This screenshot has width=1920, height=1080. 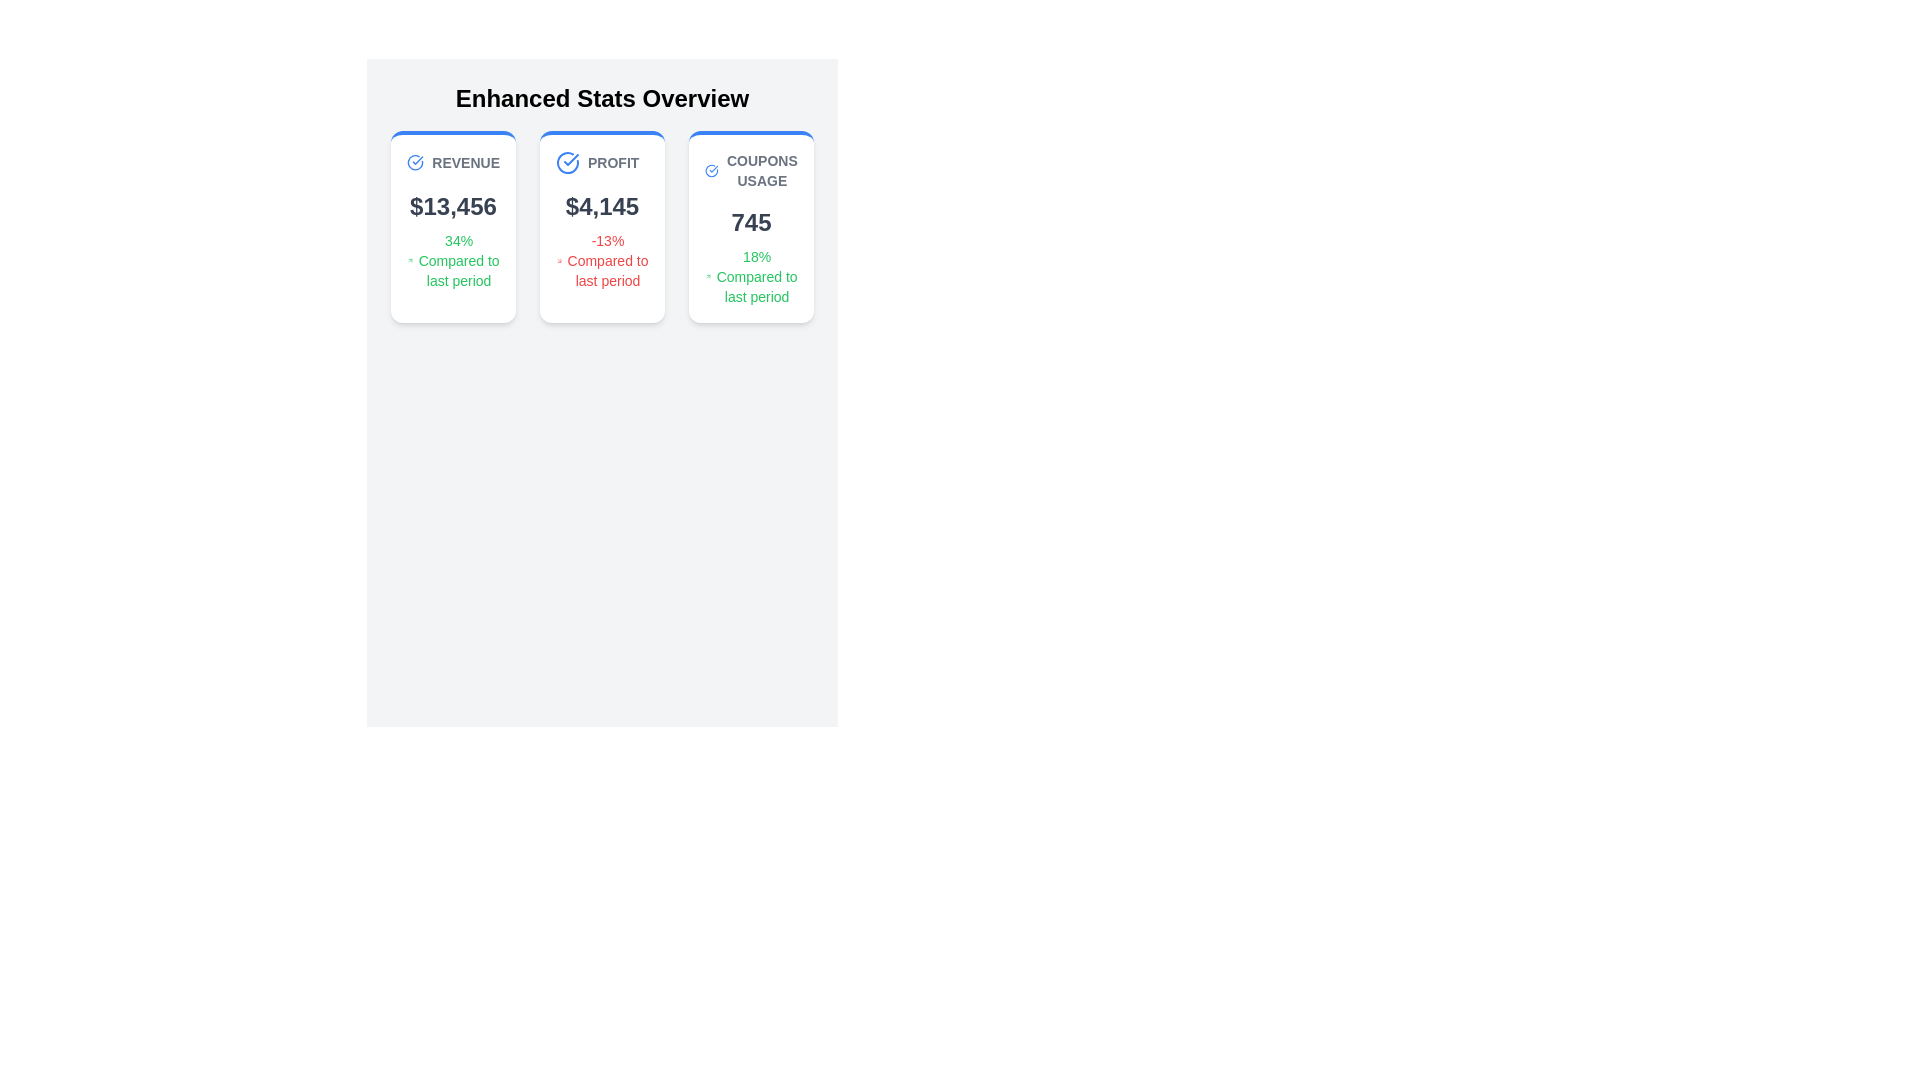 What do you see at coordinates (452, 161) in the screenshot?
I see `the text that labels the card indicating 'Revenue', located at the top section of the leftmost card, above the value '$13,456' with a blue circled checkmark icon to the left` at bounding box center [452, 161].